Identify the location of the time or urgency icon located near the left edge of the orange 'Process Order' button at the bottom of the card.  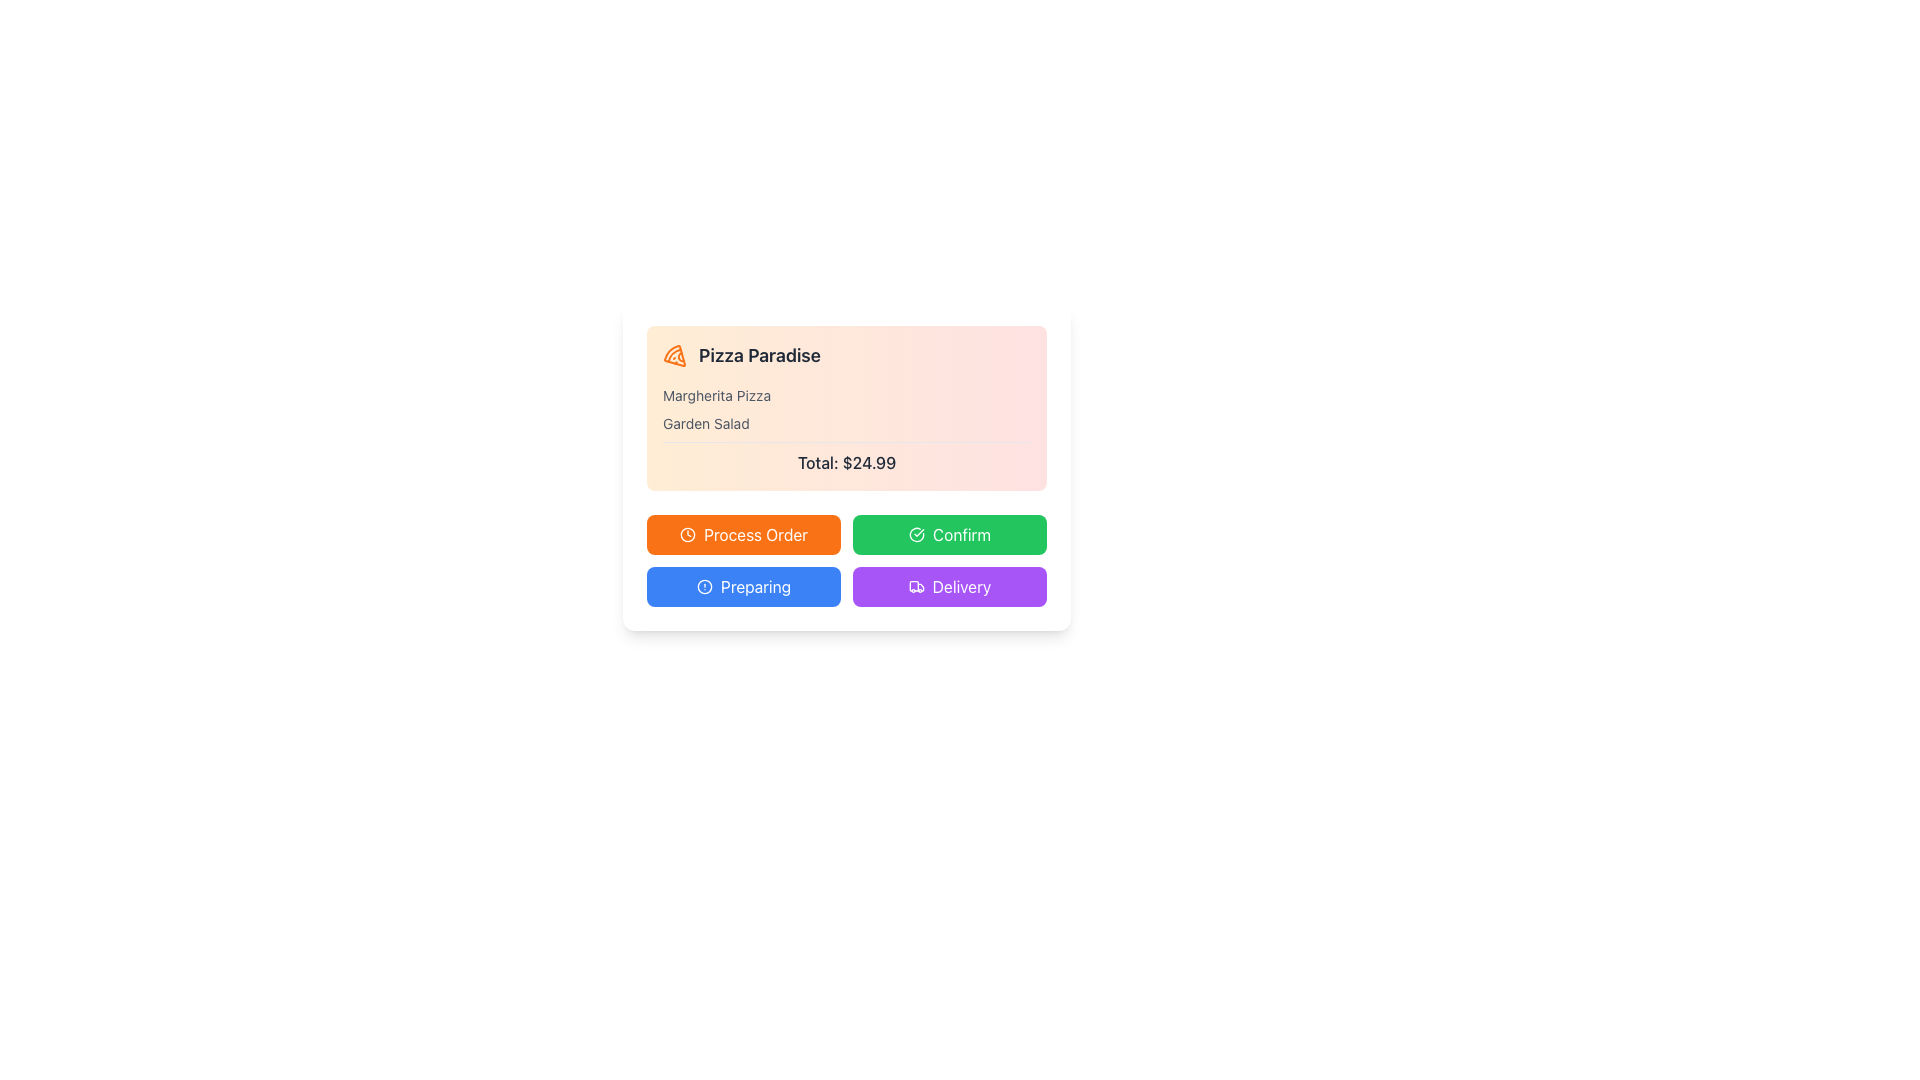
(688, 534).